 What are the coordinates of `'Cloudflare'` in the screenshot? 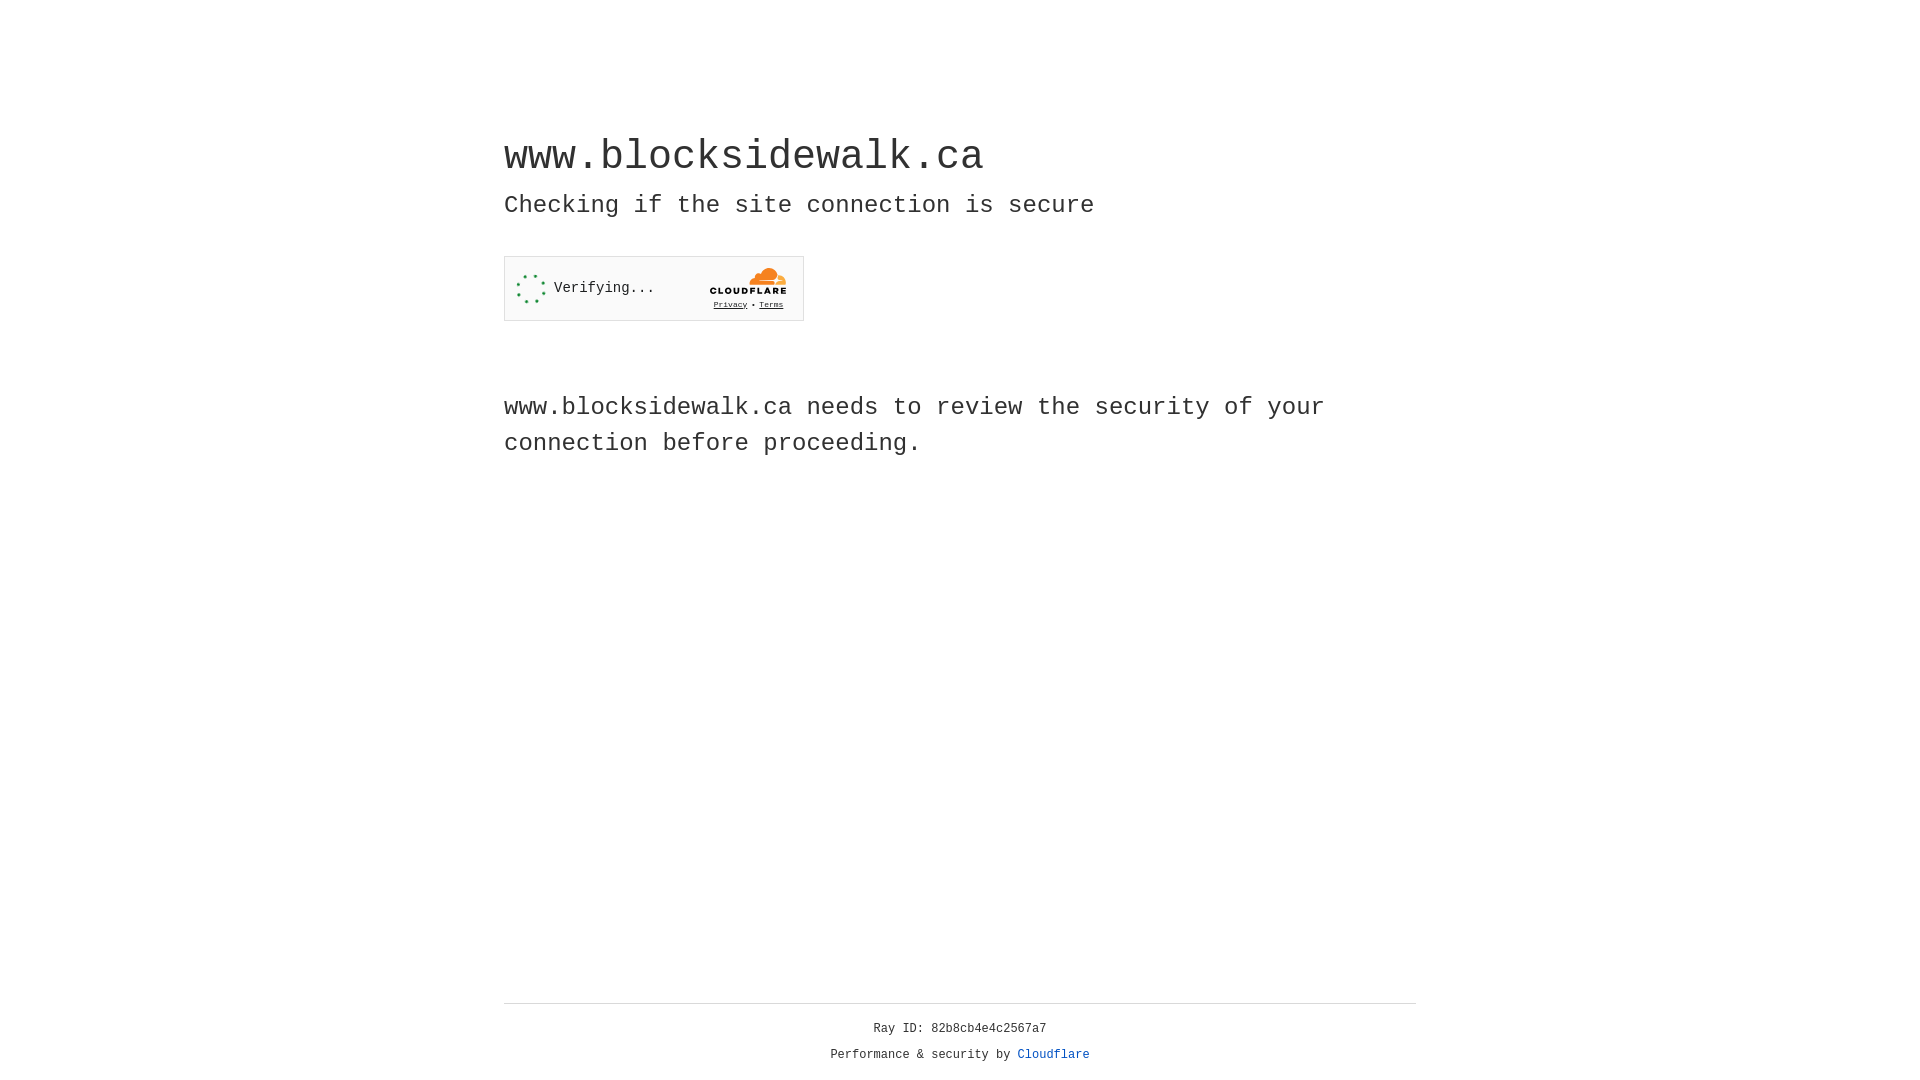 It's located at (1053, 1054).